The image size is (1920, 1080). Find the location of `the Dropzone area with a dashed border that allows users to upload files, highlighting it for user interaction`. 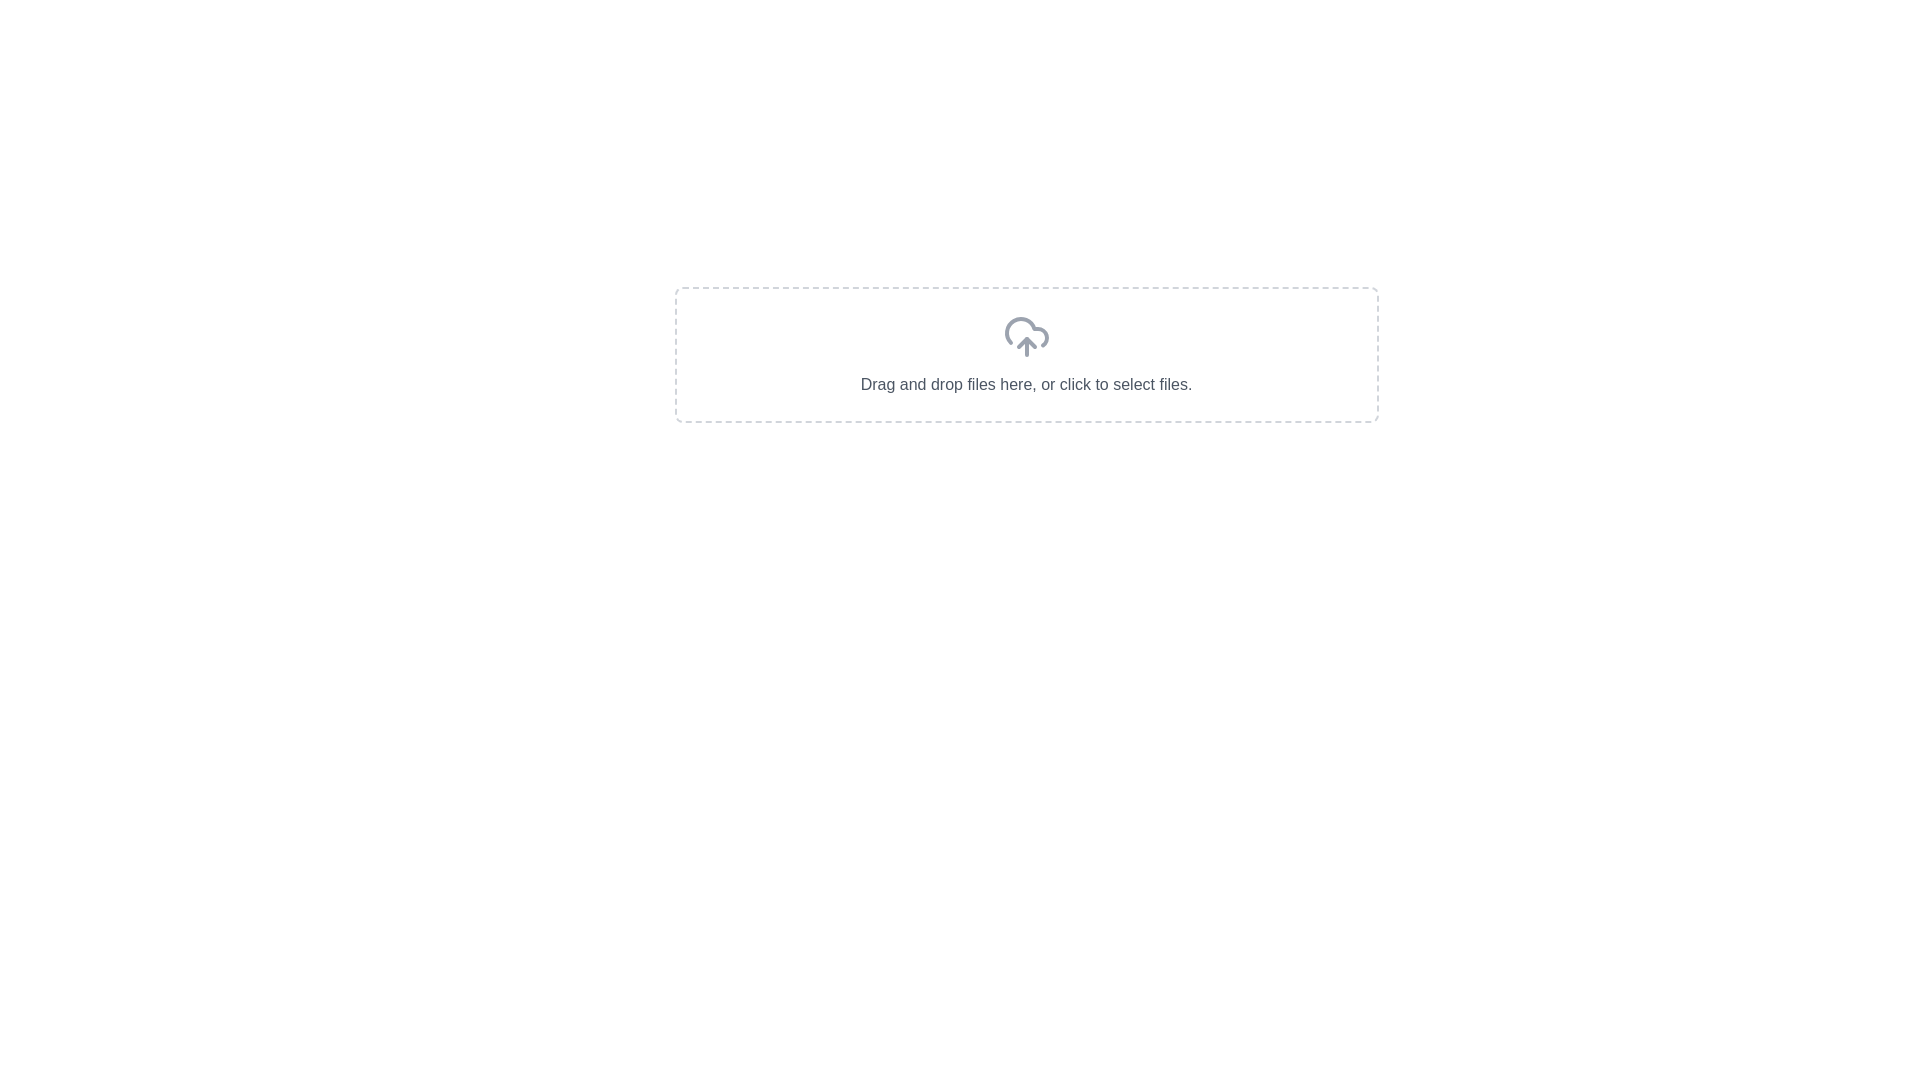

the Dropzone area with a dashed border that allows users to upload files, highlighting it for user interaction is located at coordinates (1026, 353).